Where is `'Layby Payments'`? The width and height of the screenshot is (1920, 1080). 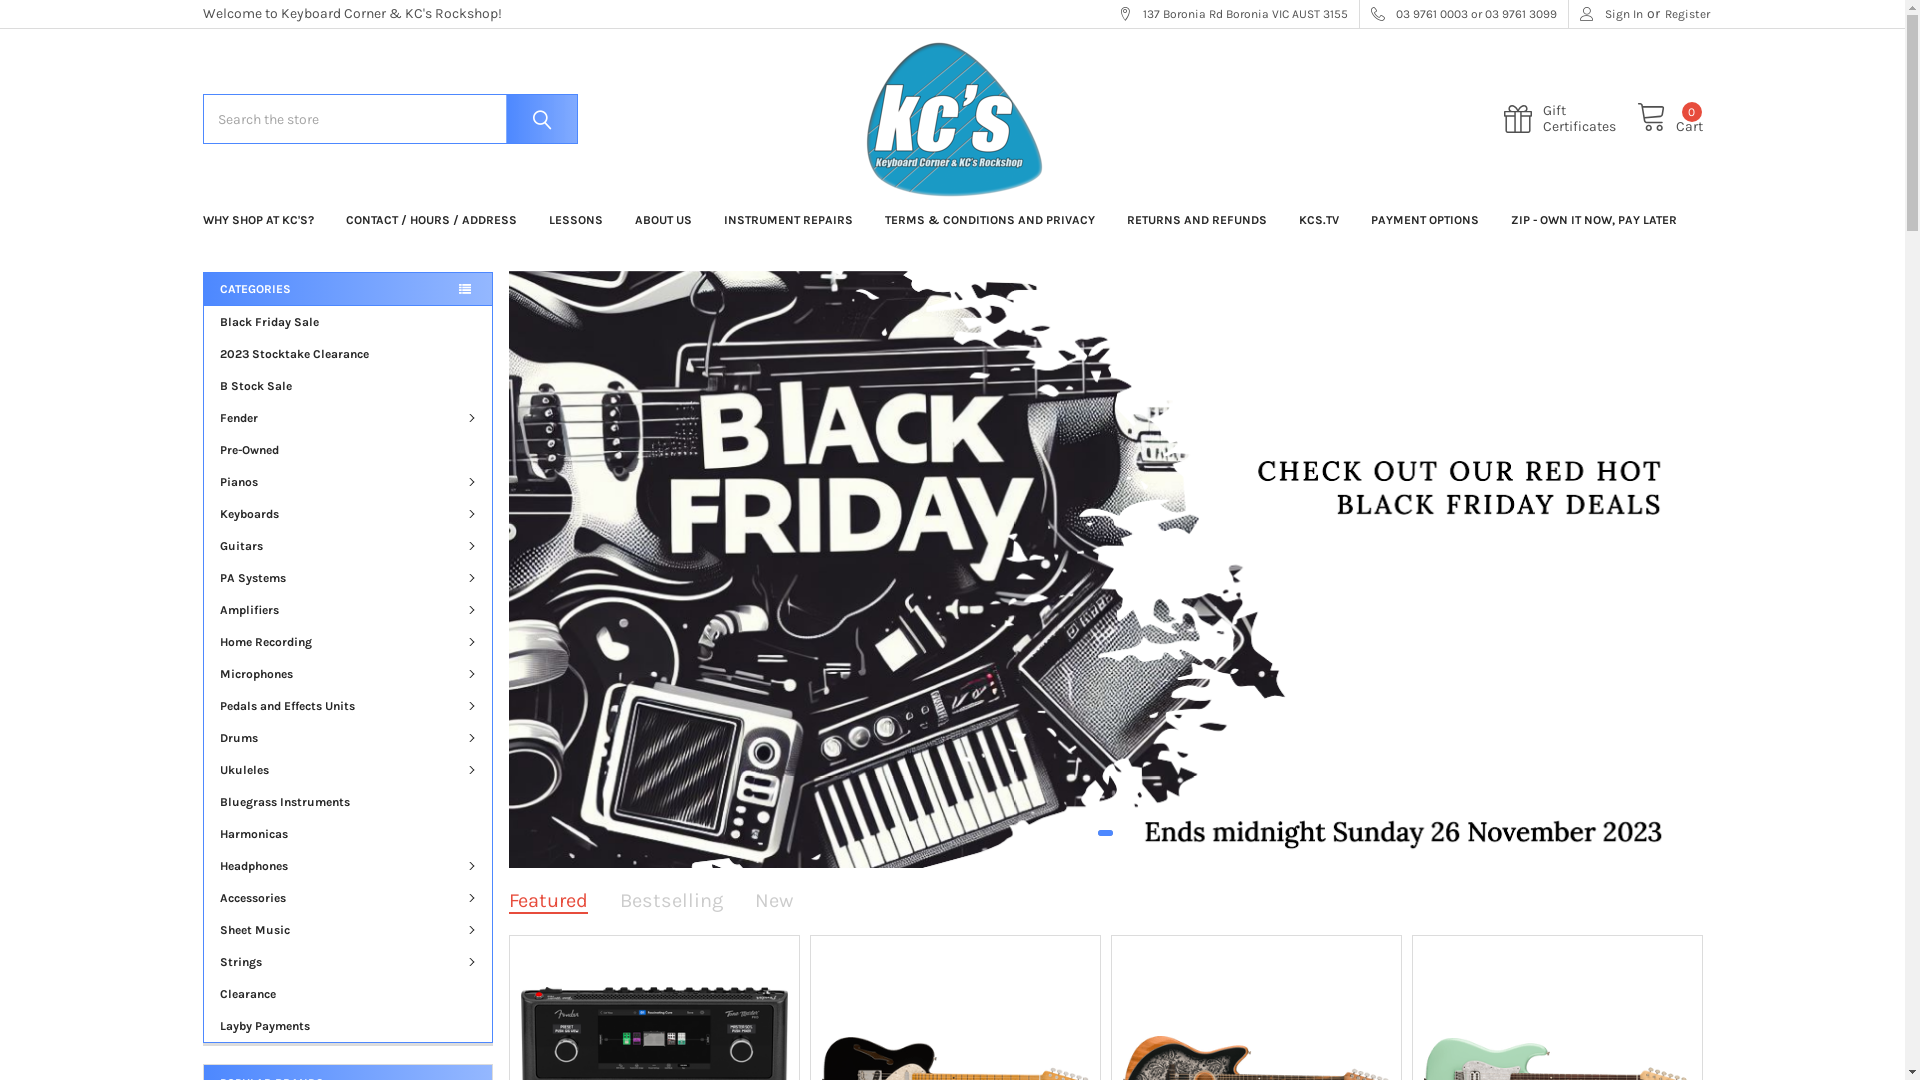
'Layby Payments' is located at coordinates (347, 1026).